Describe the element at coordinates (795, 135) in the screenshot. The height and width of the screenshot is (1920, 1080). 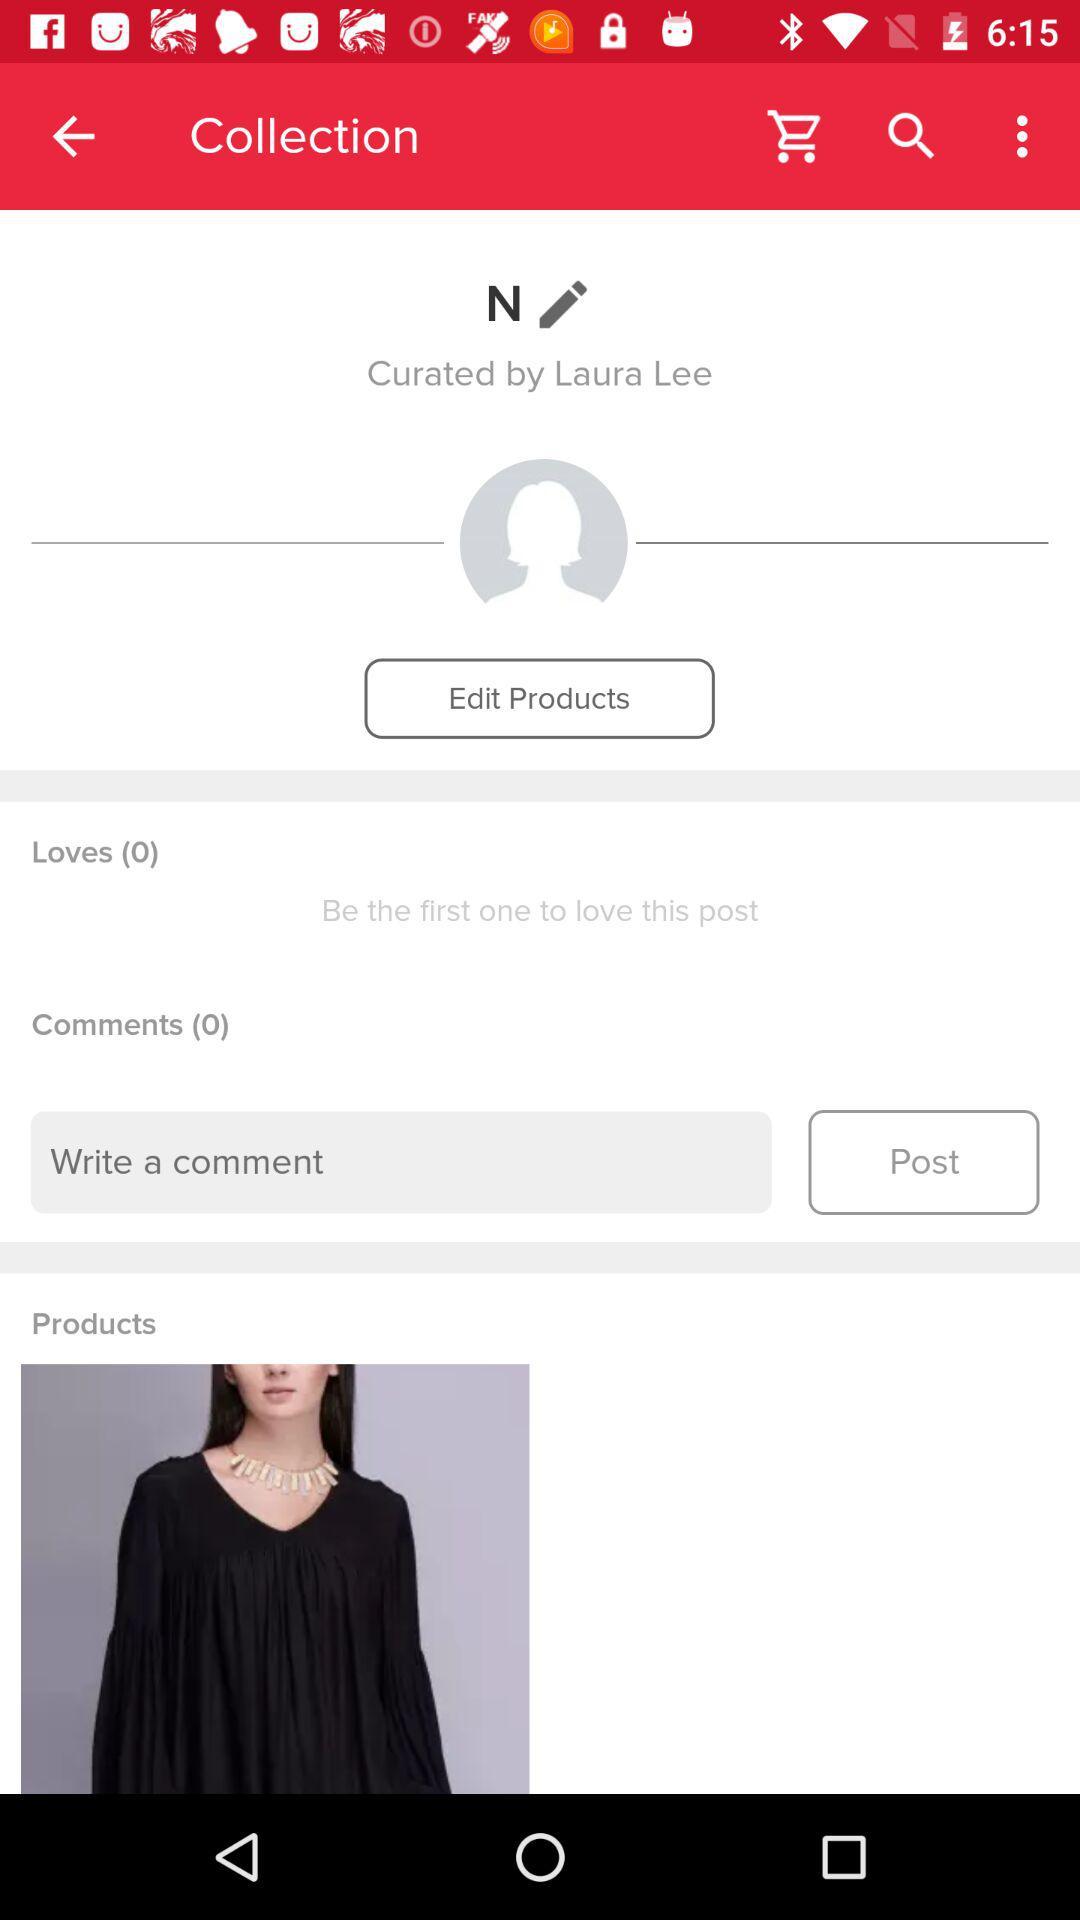
I see `item to the right of the collection app` at that location.